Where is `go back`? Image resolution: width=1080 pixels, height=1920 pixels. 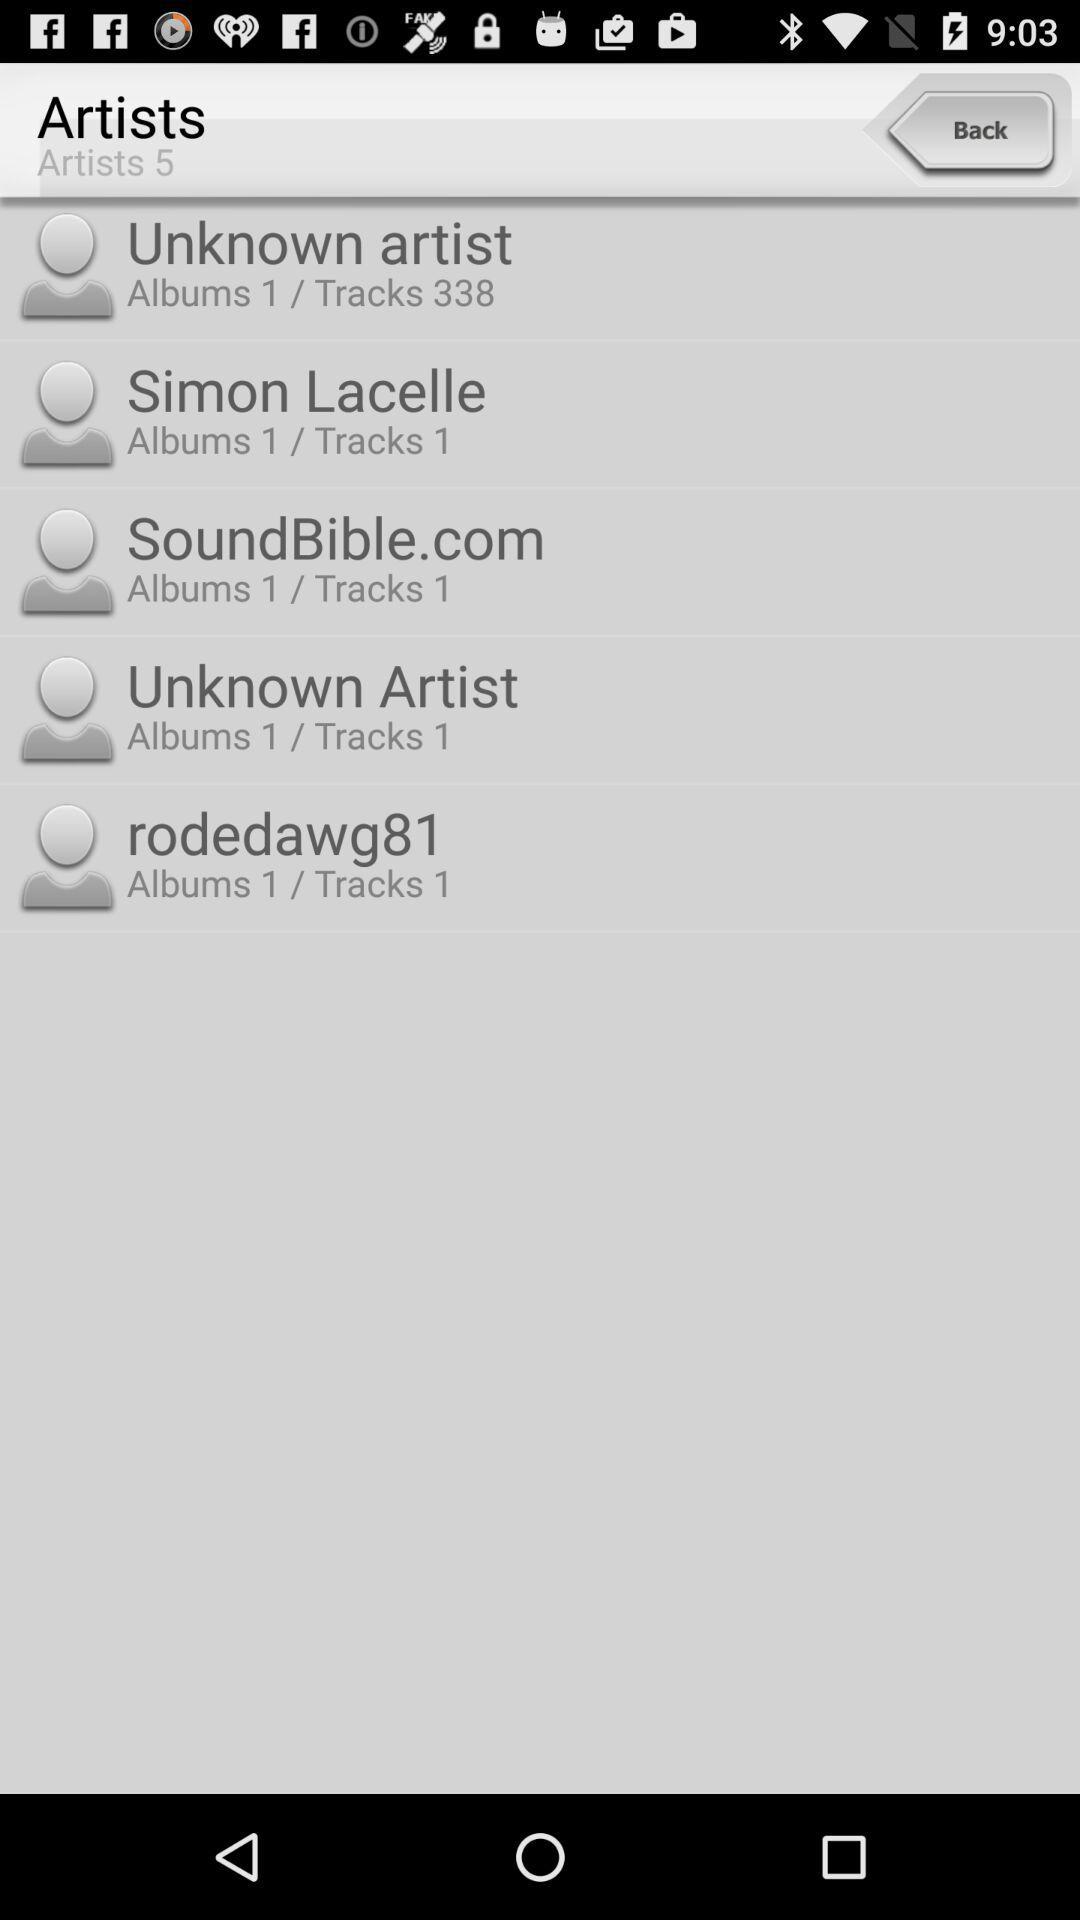 go back is located at coordinates (965, 129).